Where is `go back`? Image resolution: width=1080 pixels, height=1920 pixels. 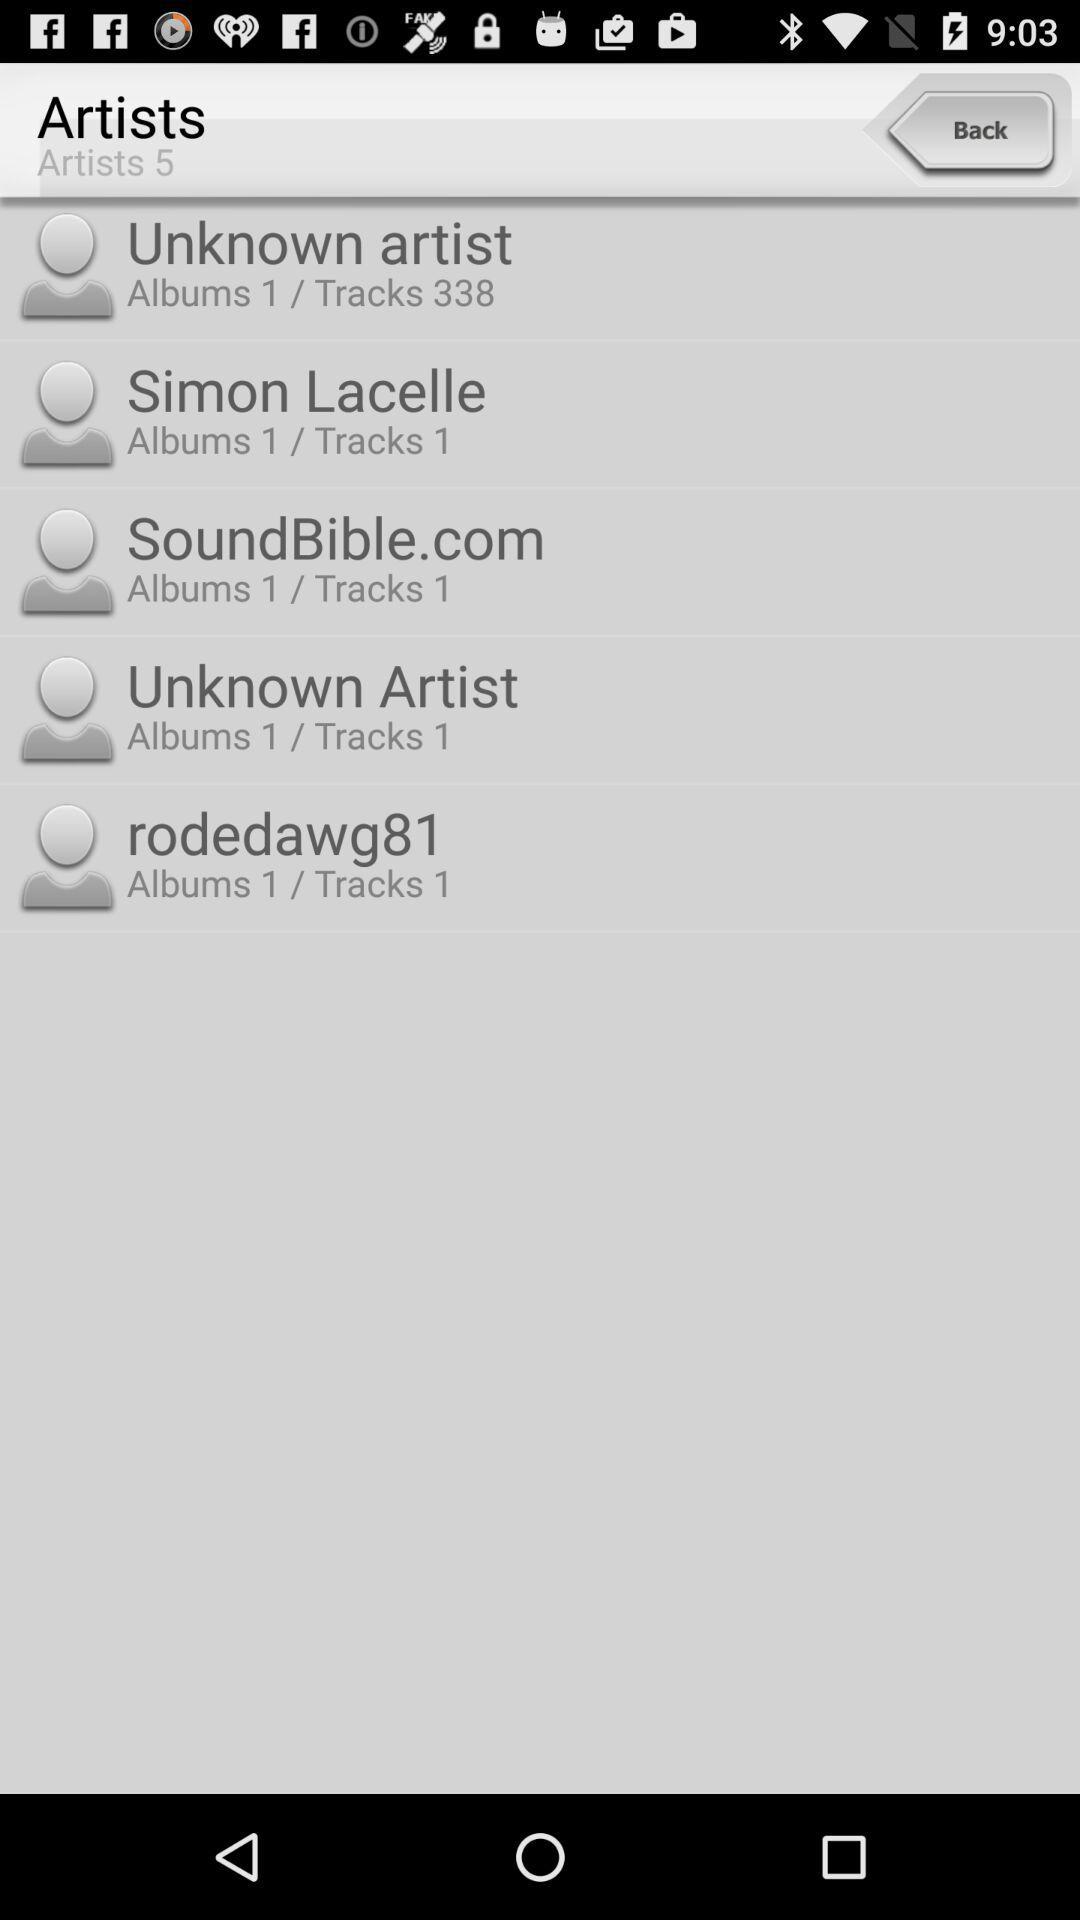 go back is located at coordinates (965, 129).